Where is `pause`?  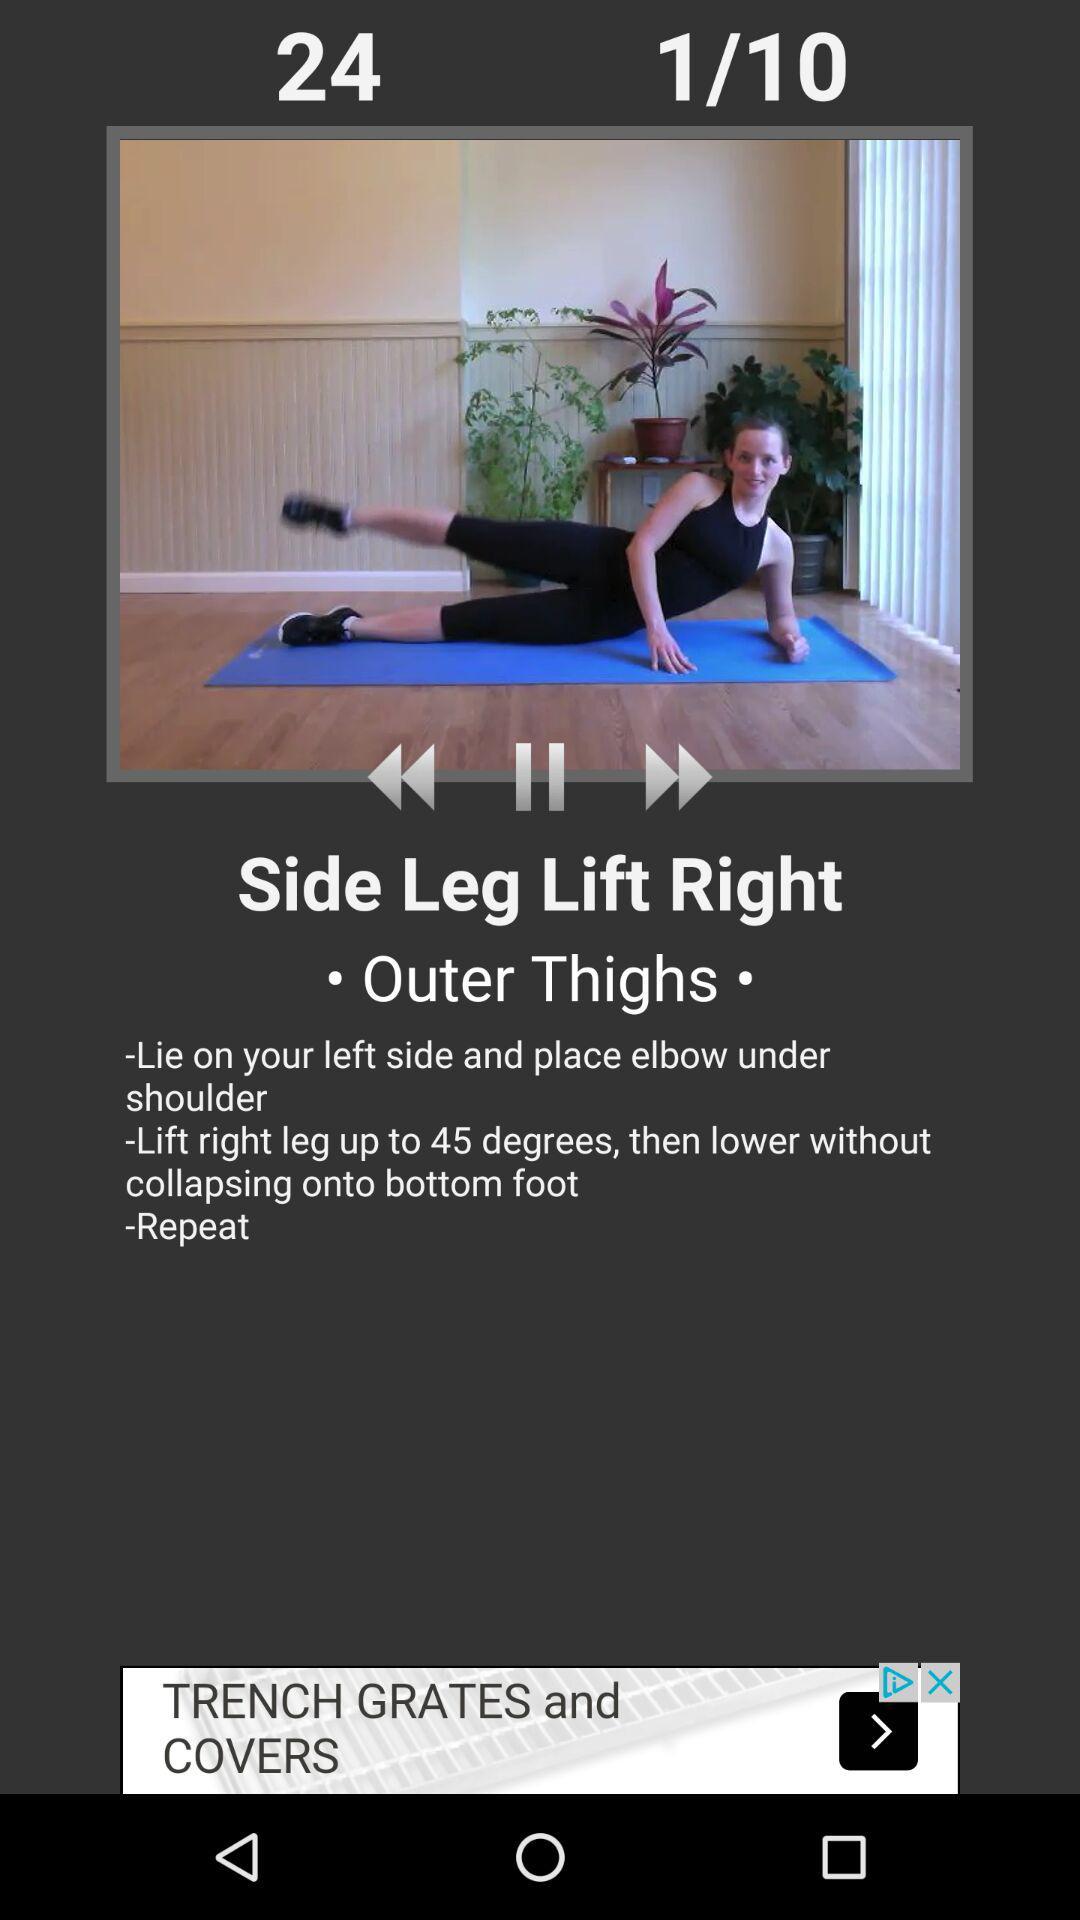
pause is located at coordinates (540, 776).